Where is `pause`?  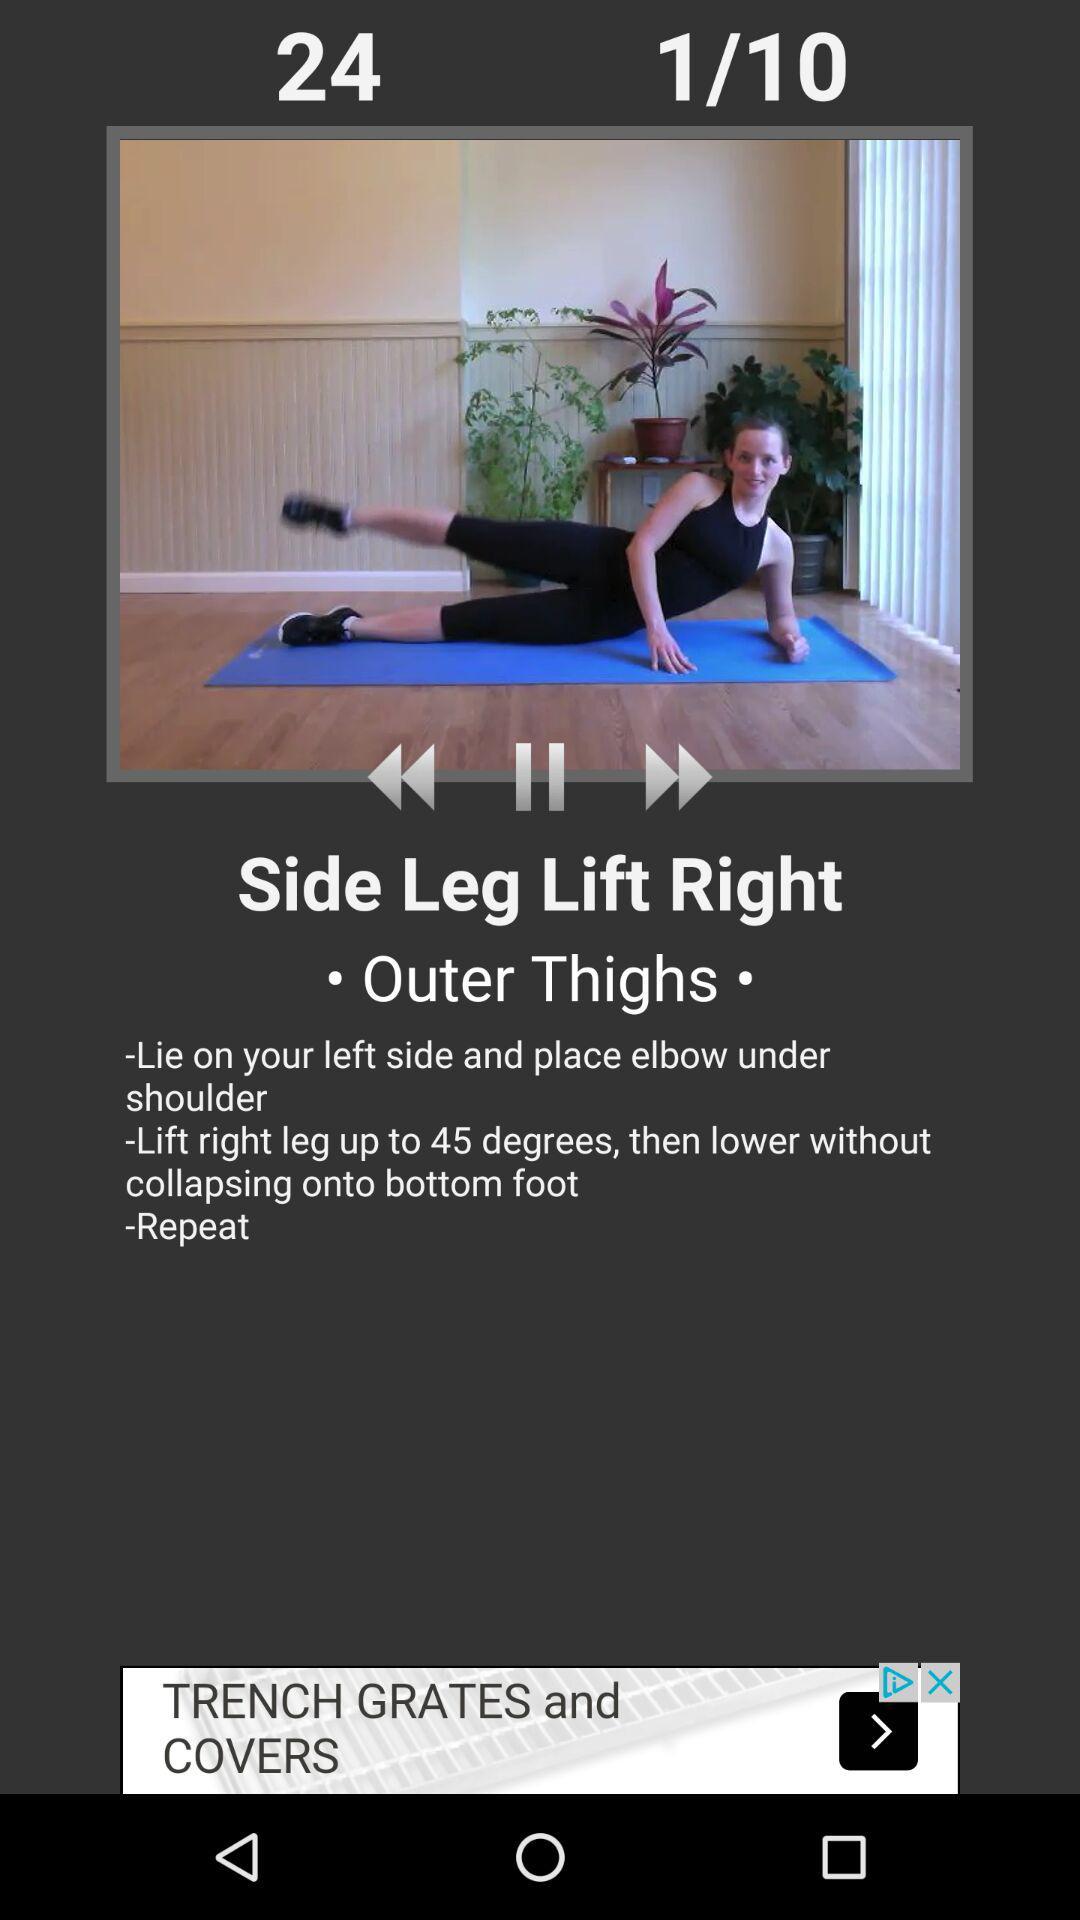
pause is located at coordinates (540, 776).